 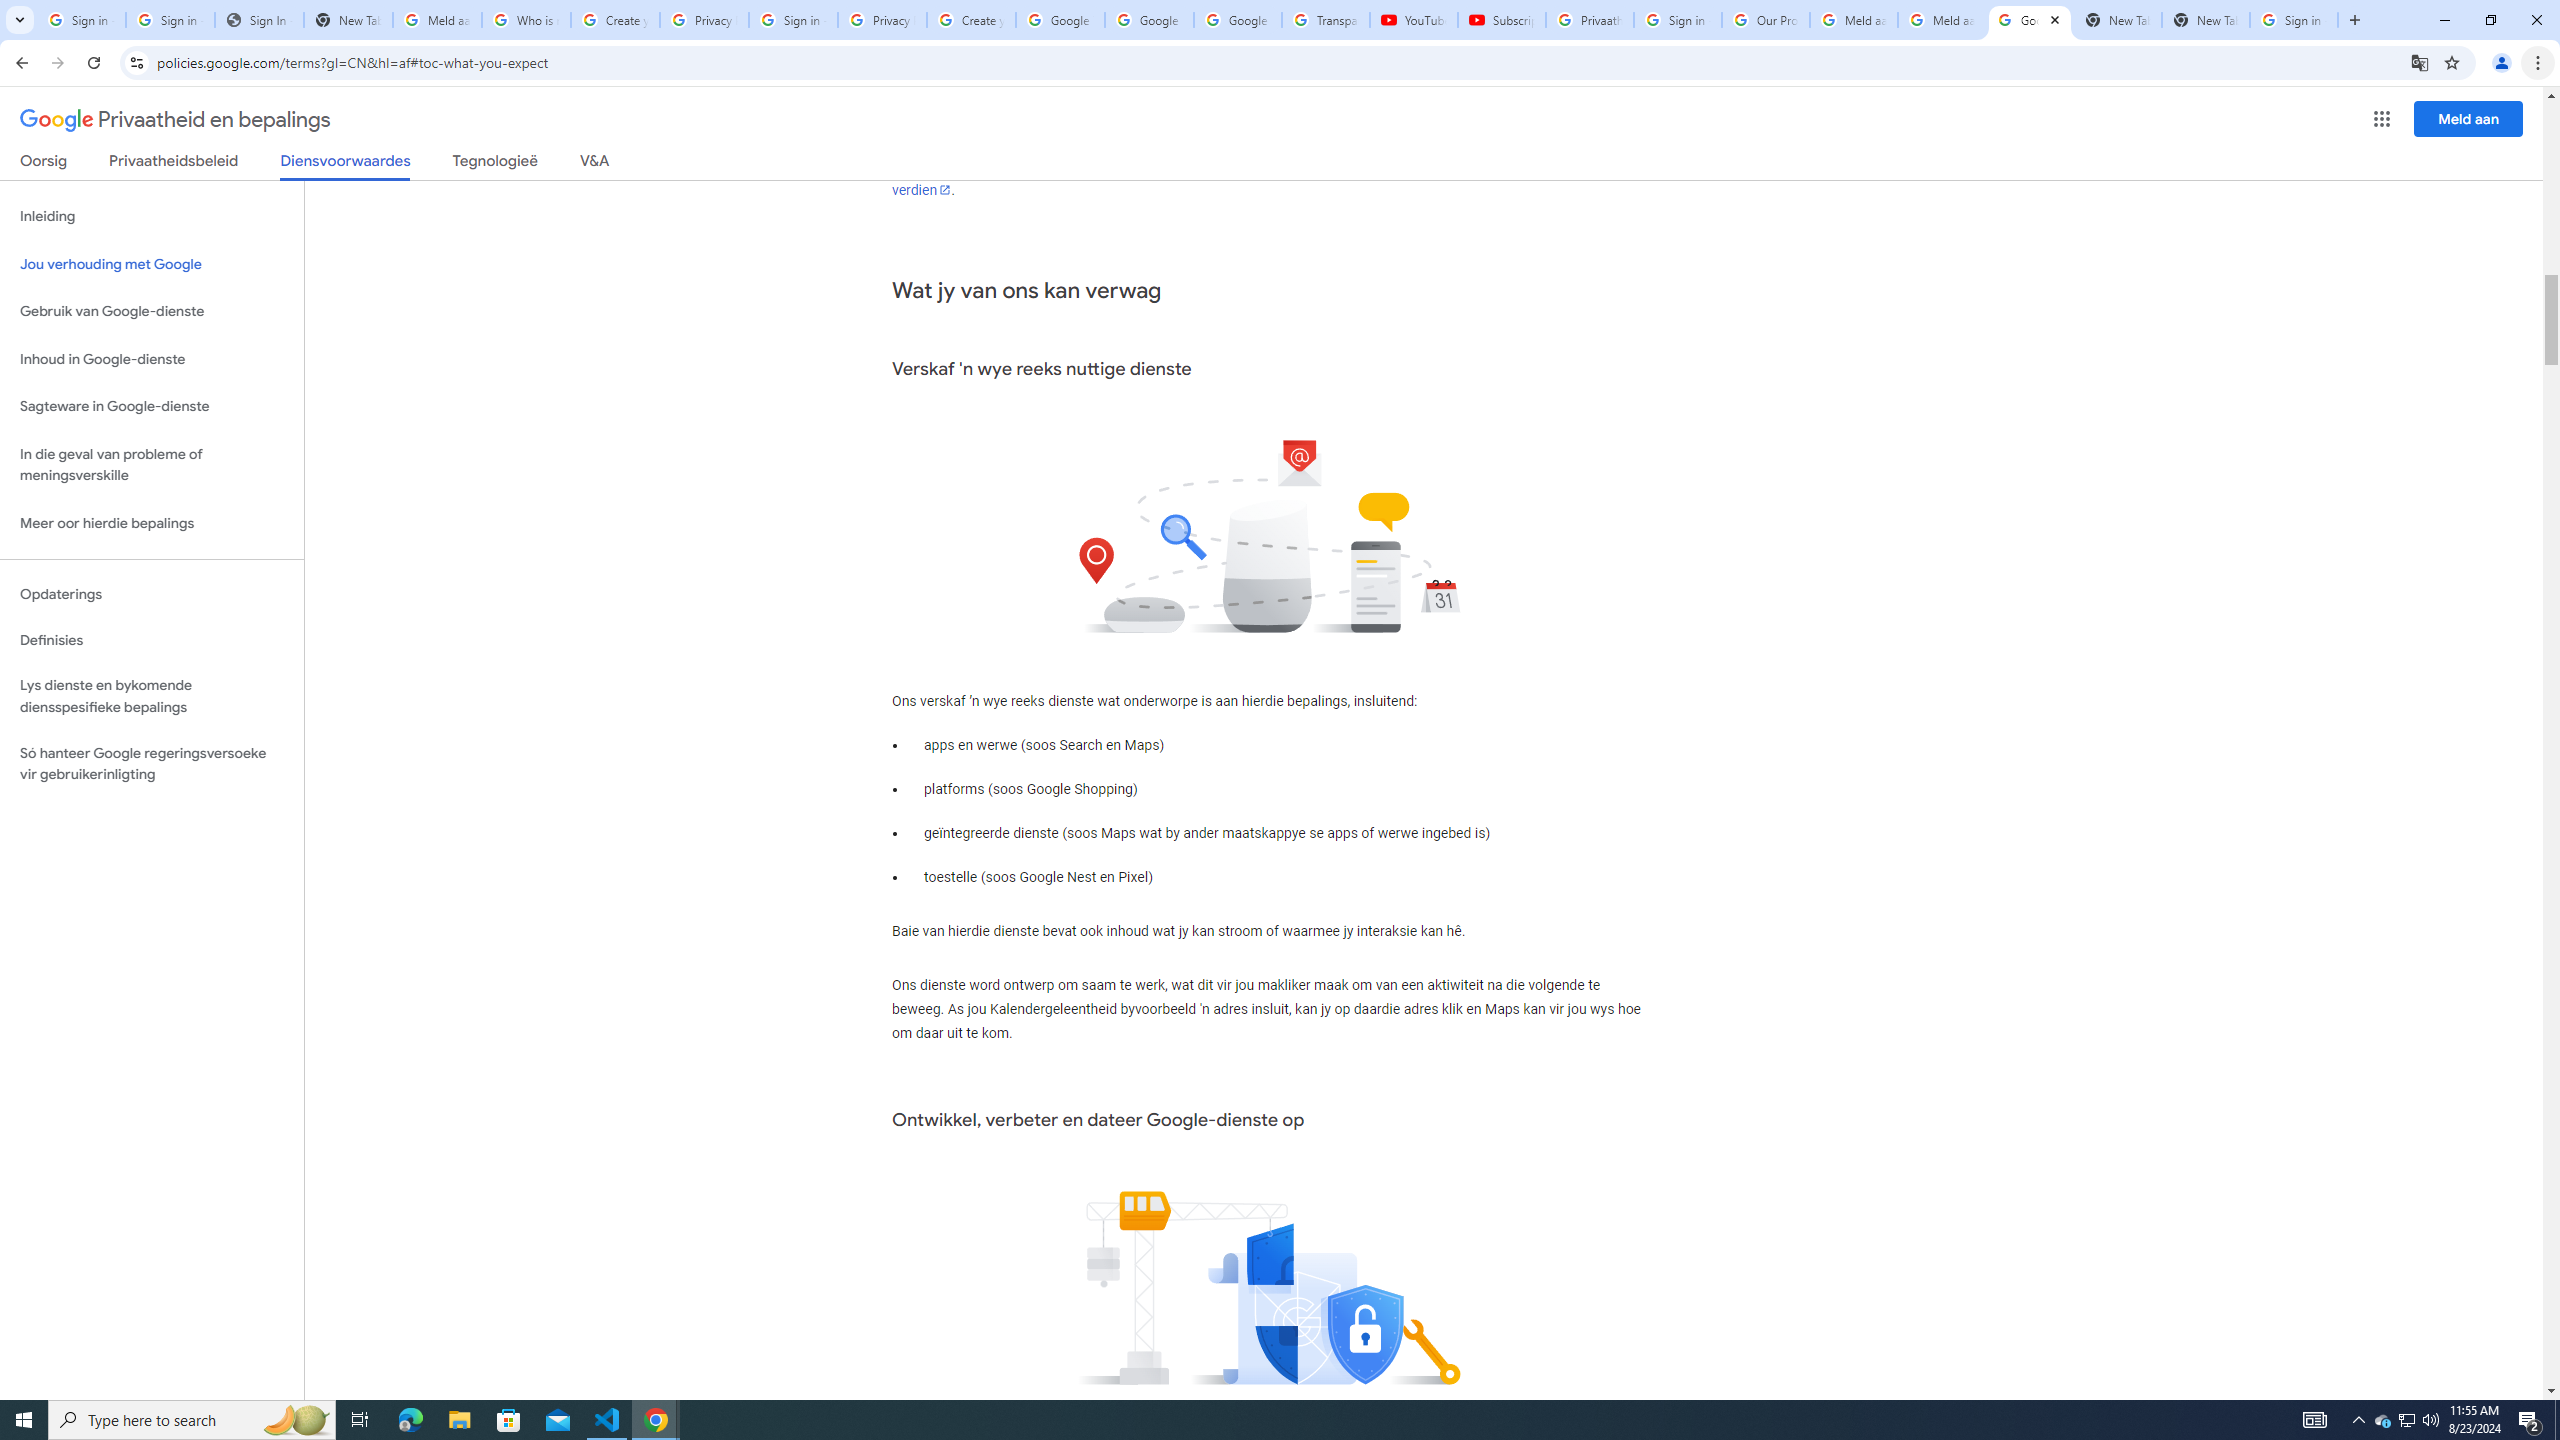 I want to click on 'Inleiding', so click(x=151, y=215).